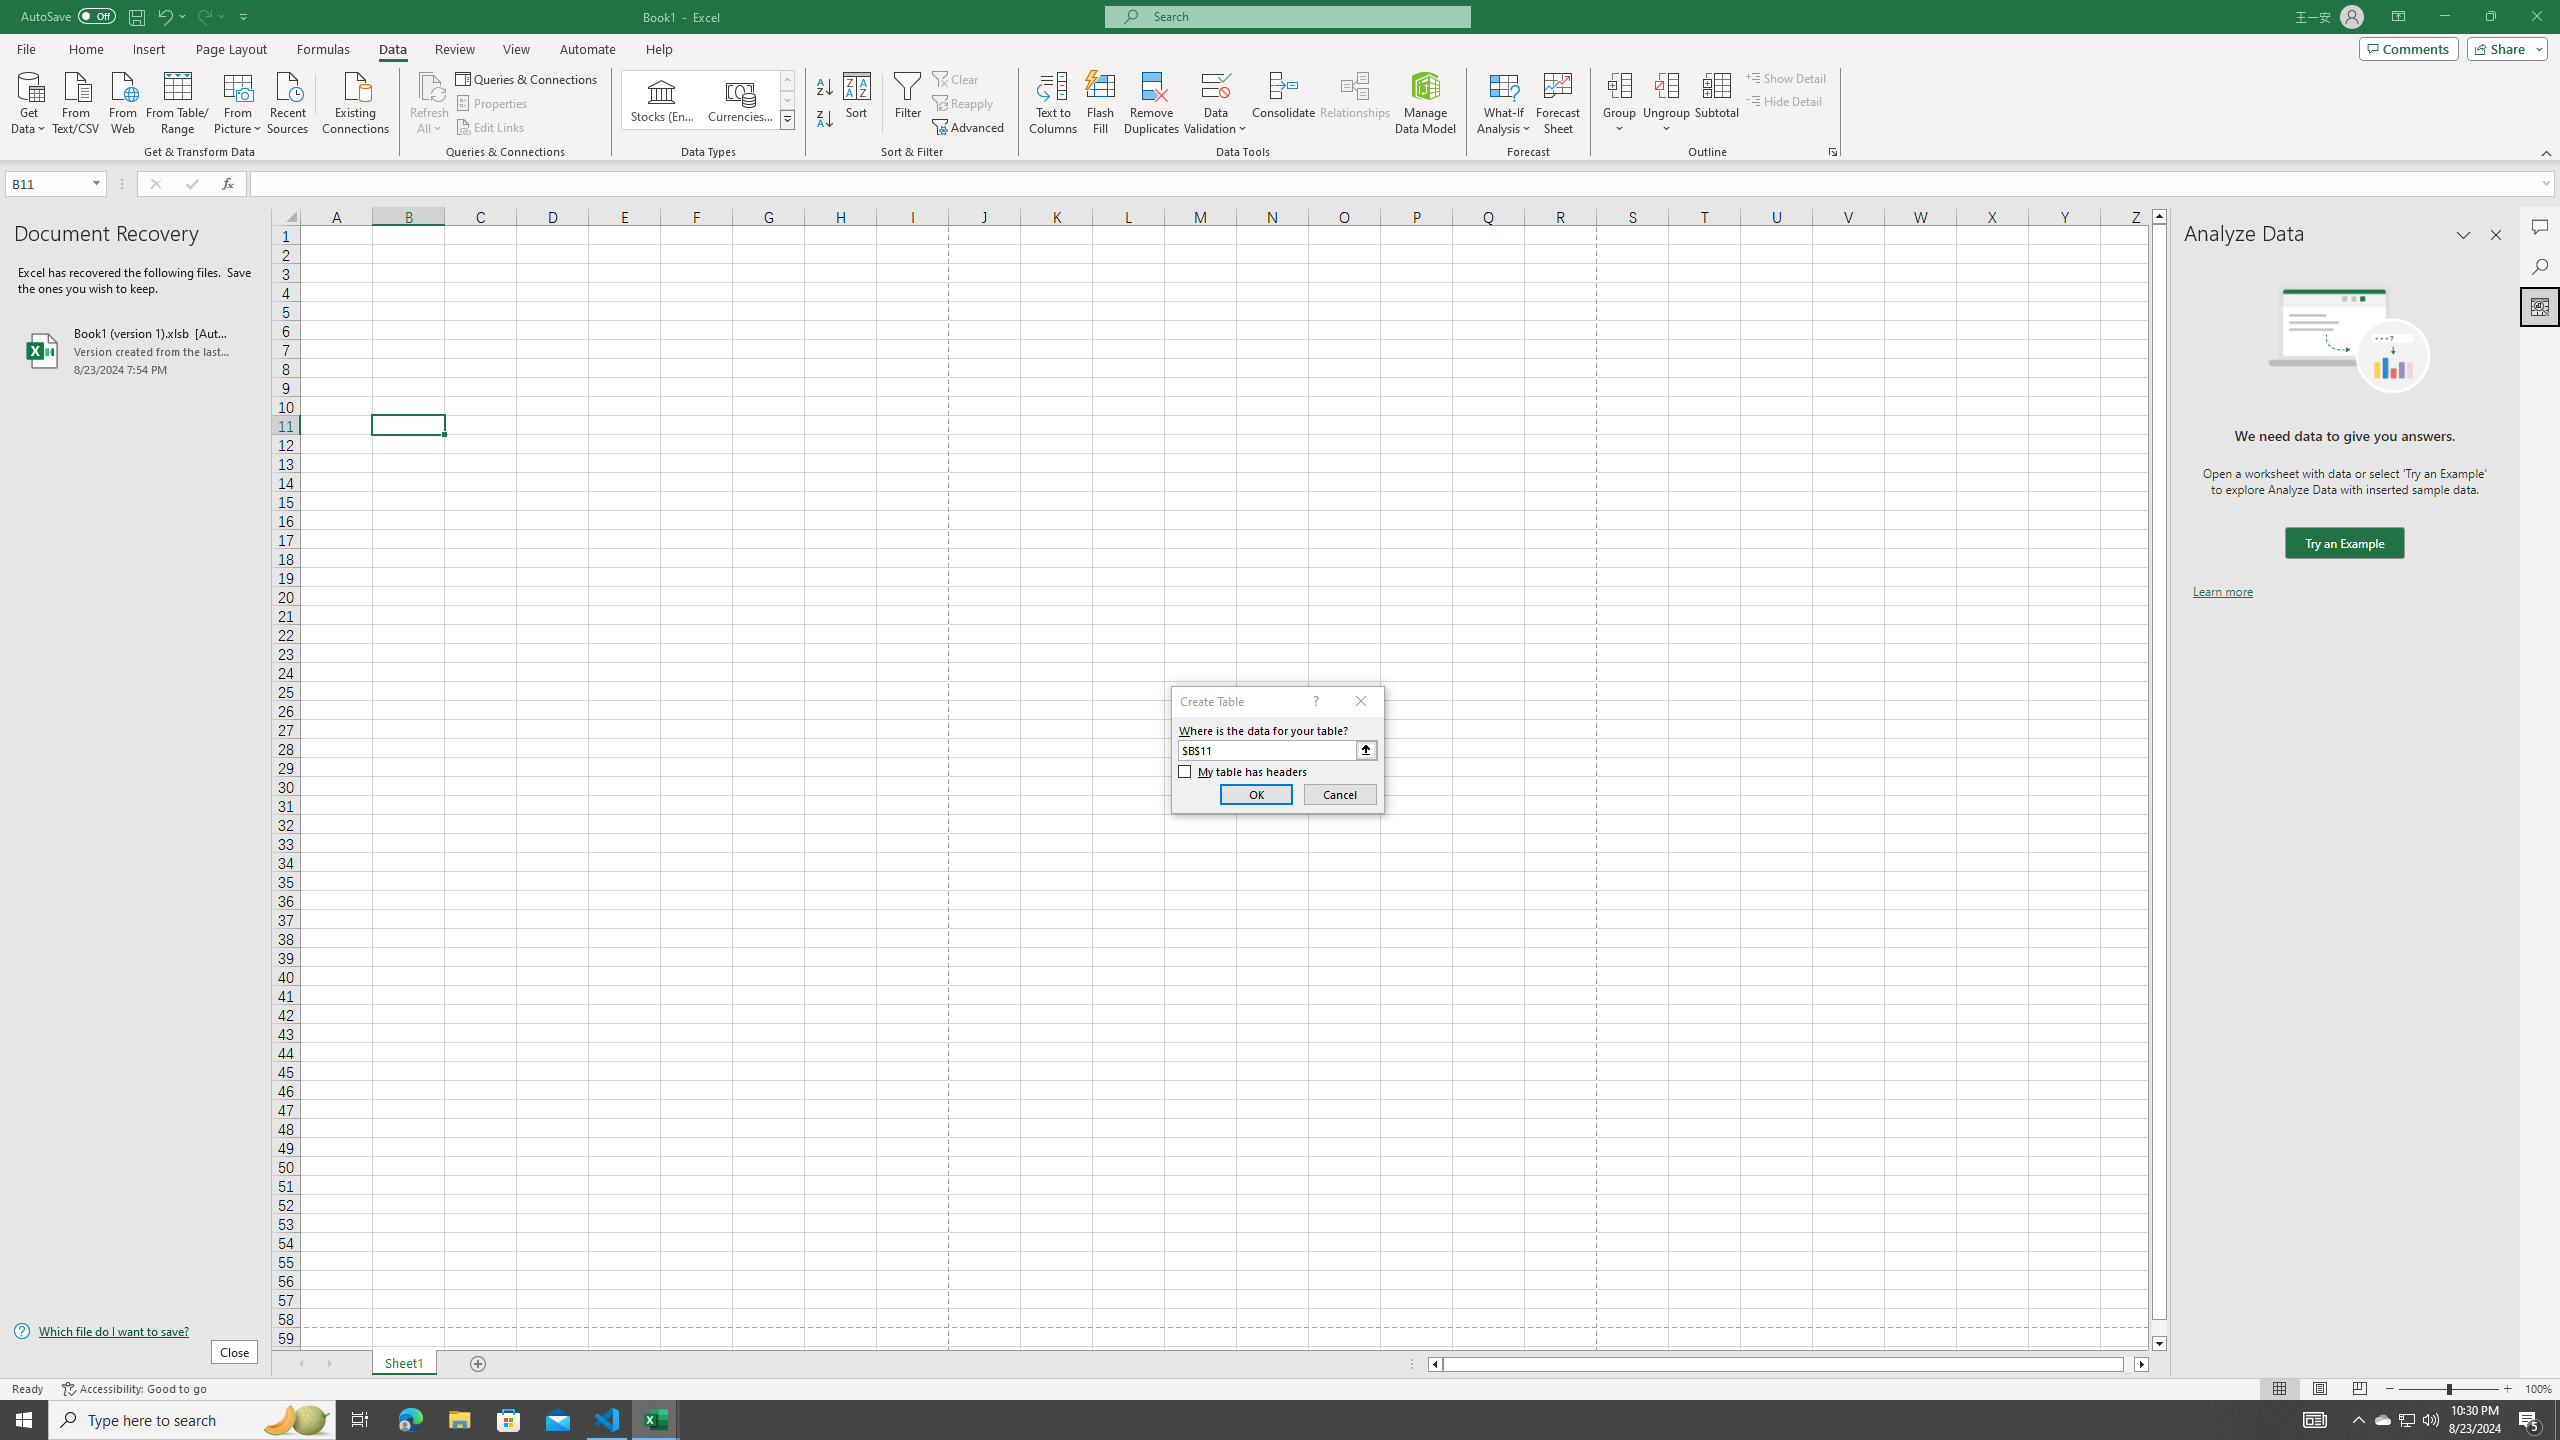 This screenshot has width=2560, height=1440. Describe the element at coordinates (787, 99) in the screenshot. I see `'Row Down'` at that location.